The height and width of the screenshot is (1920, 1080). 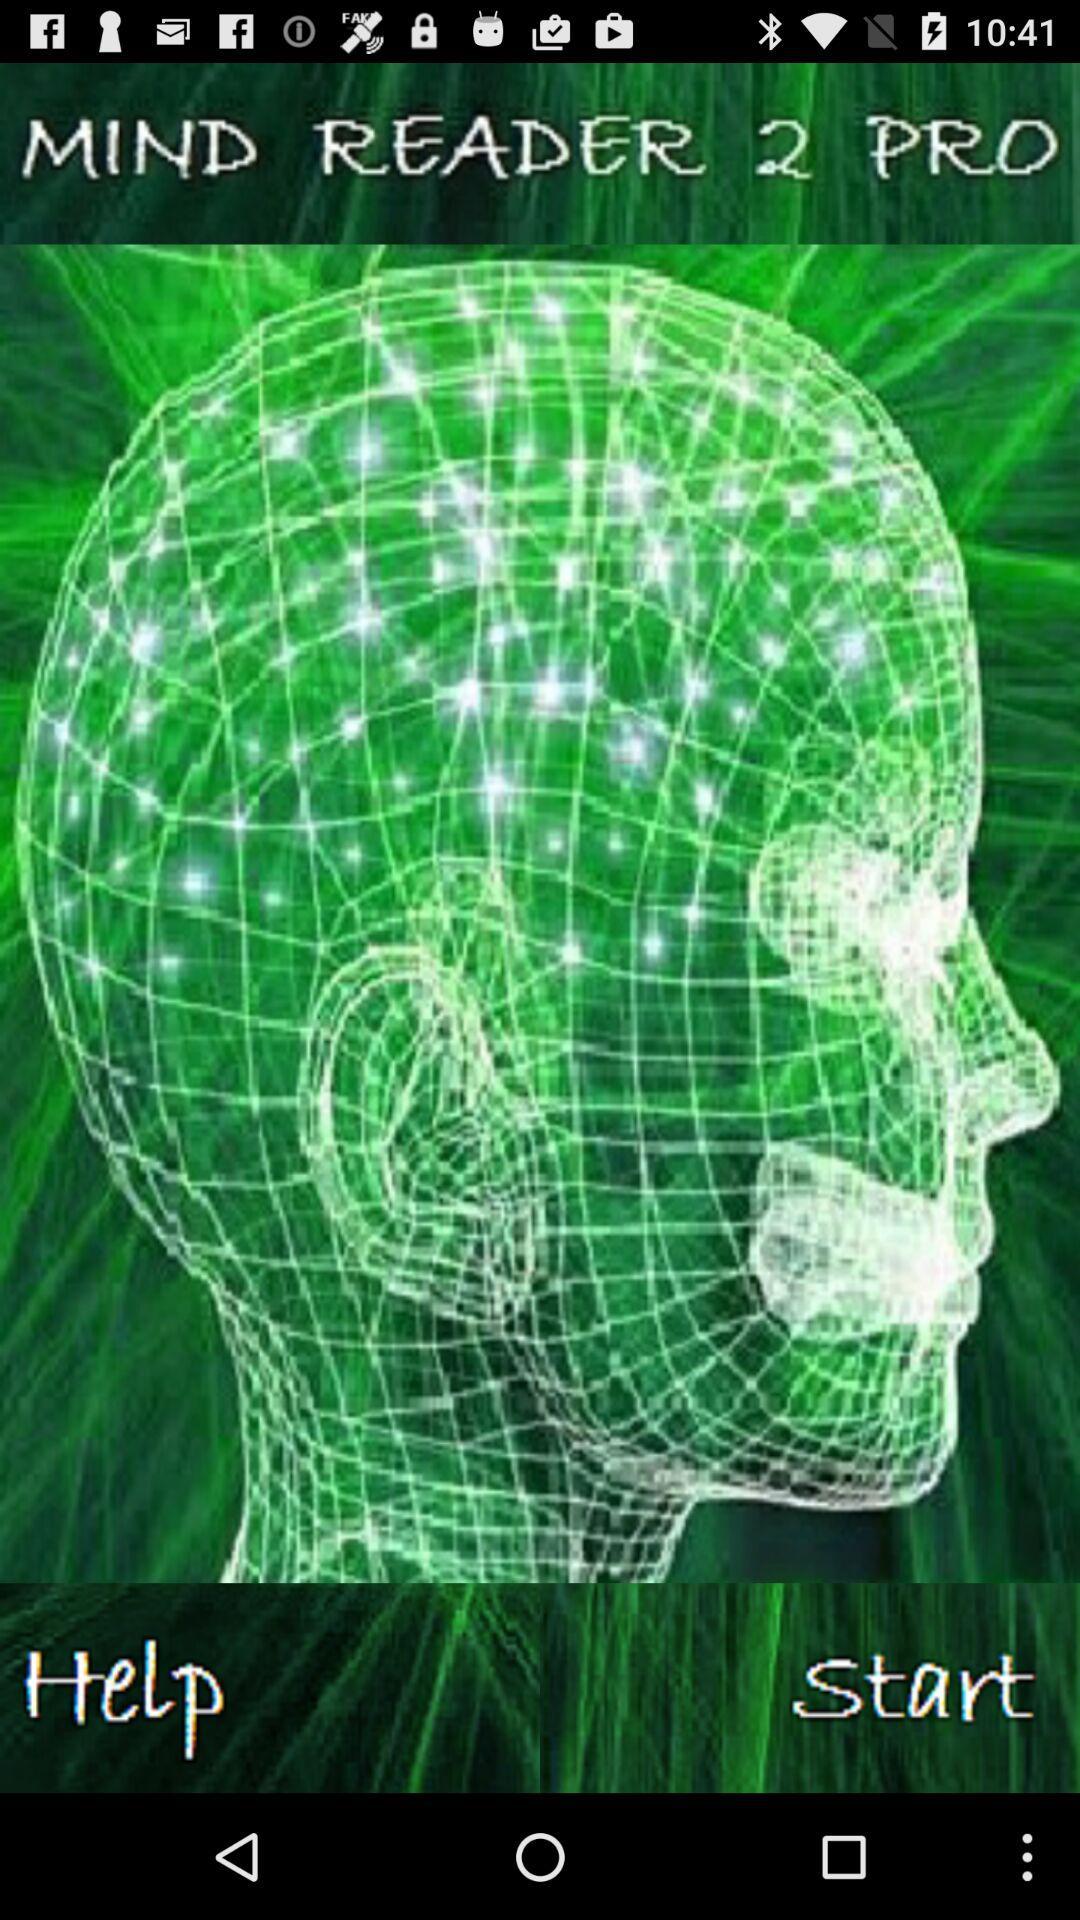 What do you see at coordinates (270, 1687) in the screenshot?
I see `help button` at bounding box center [270, 1687].